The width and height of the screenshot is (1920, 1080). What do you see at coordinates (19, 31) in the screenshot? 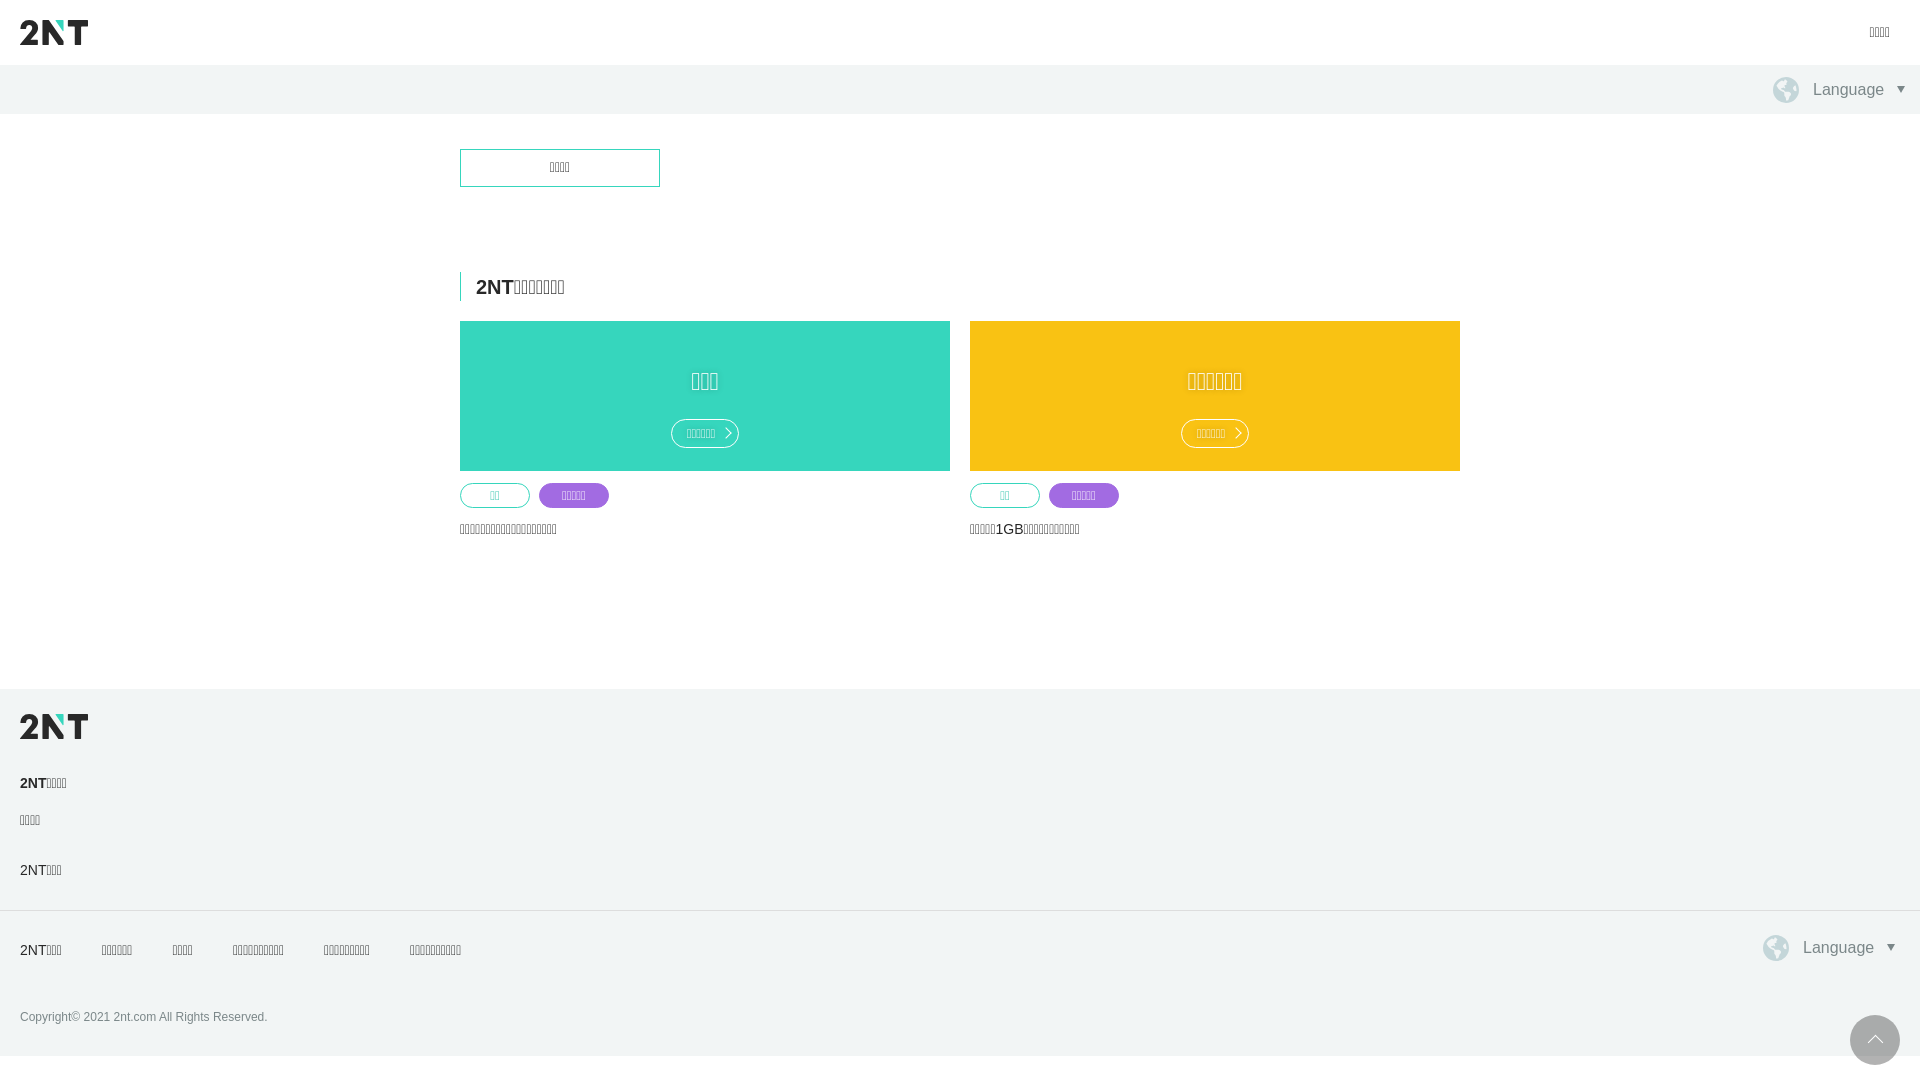
I see `'2NT'` at bounding box center [19, 31].